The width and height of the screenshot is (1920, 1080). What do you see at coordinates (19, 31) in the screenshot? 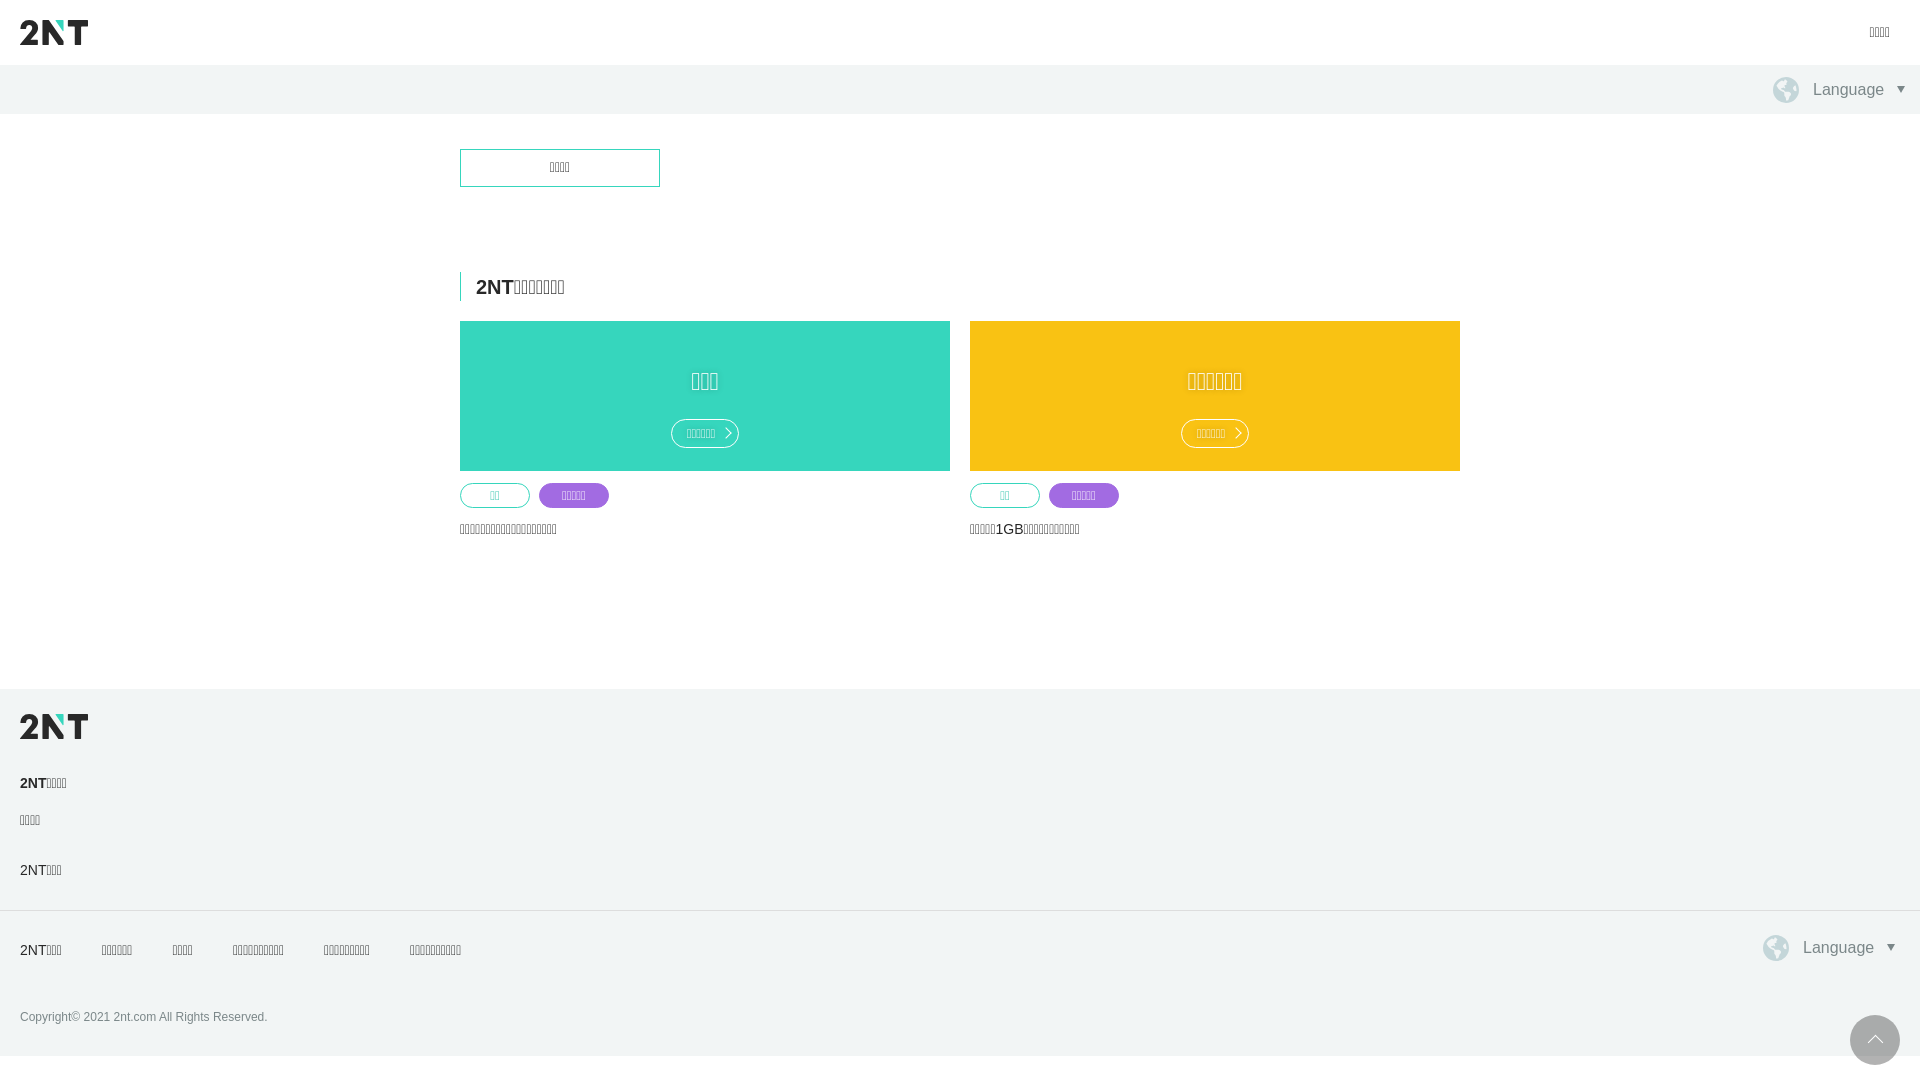
I see `'2NT'` at bounding box center [19, 31].